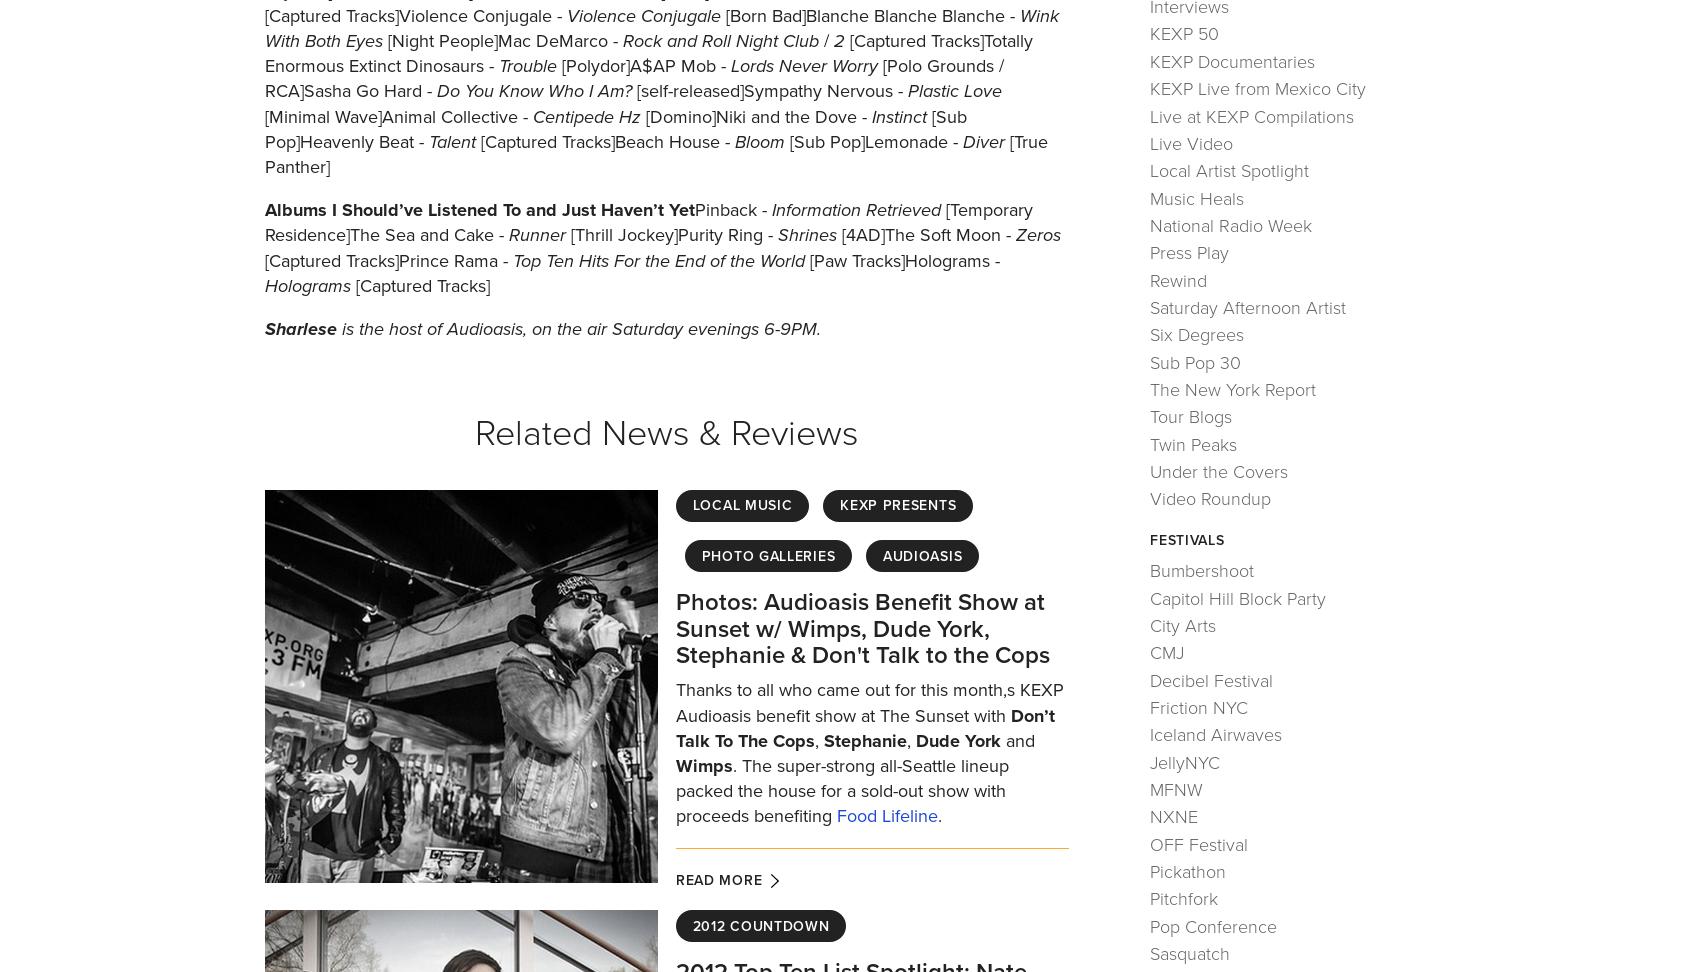 This screenshot has width=1692, height=972. I want to click on 'Pop Conference', so click(1213, 925).